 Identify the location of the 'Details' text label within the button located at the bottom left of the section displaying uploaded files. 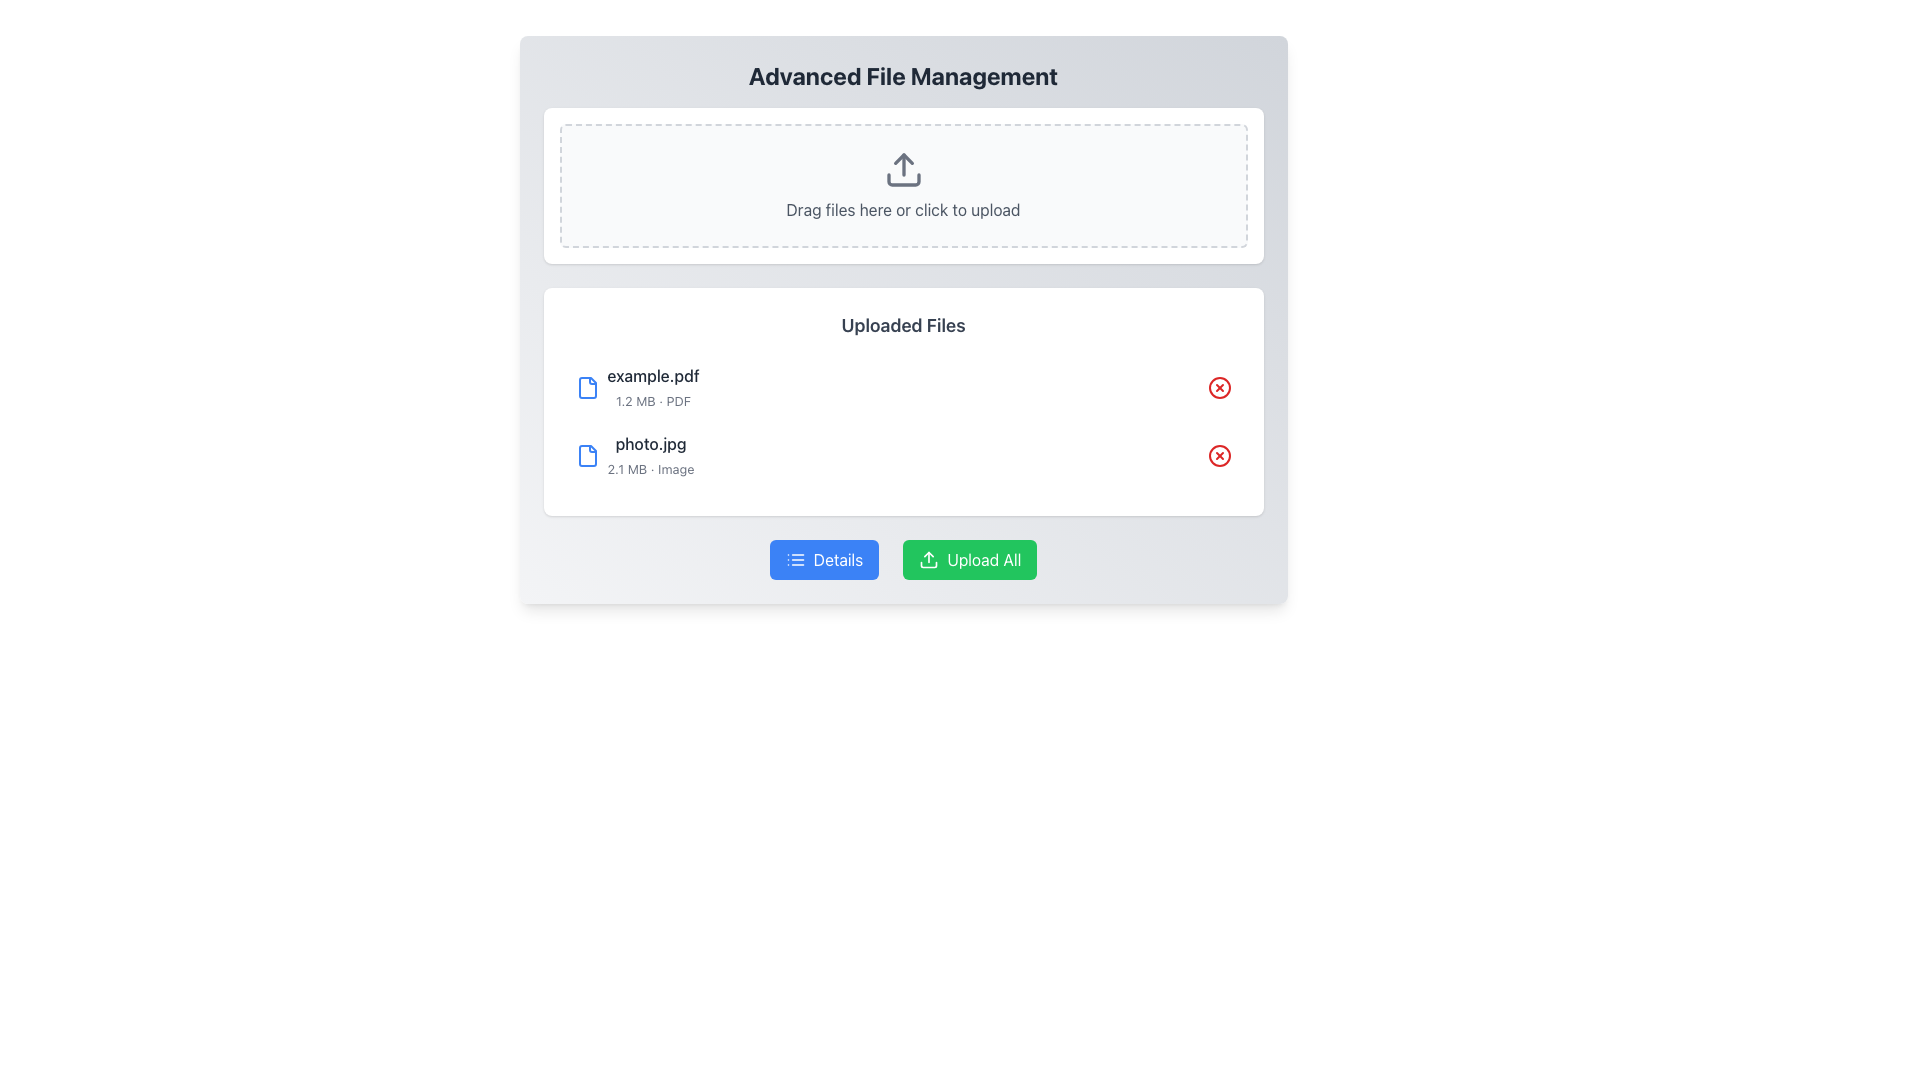
(838, 559).